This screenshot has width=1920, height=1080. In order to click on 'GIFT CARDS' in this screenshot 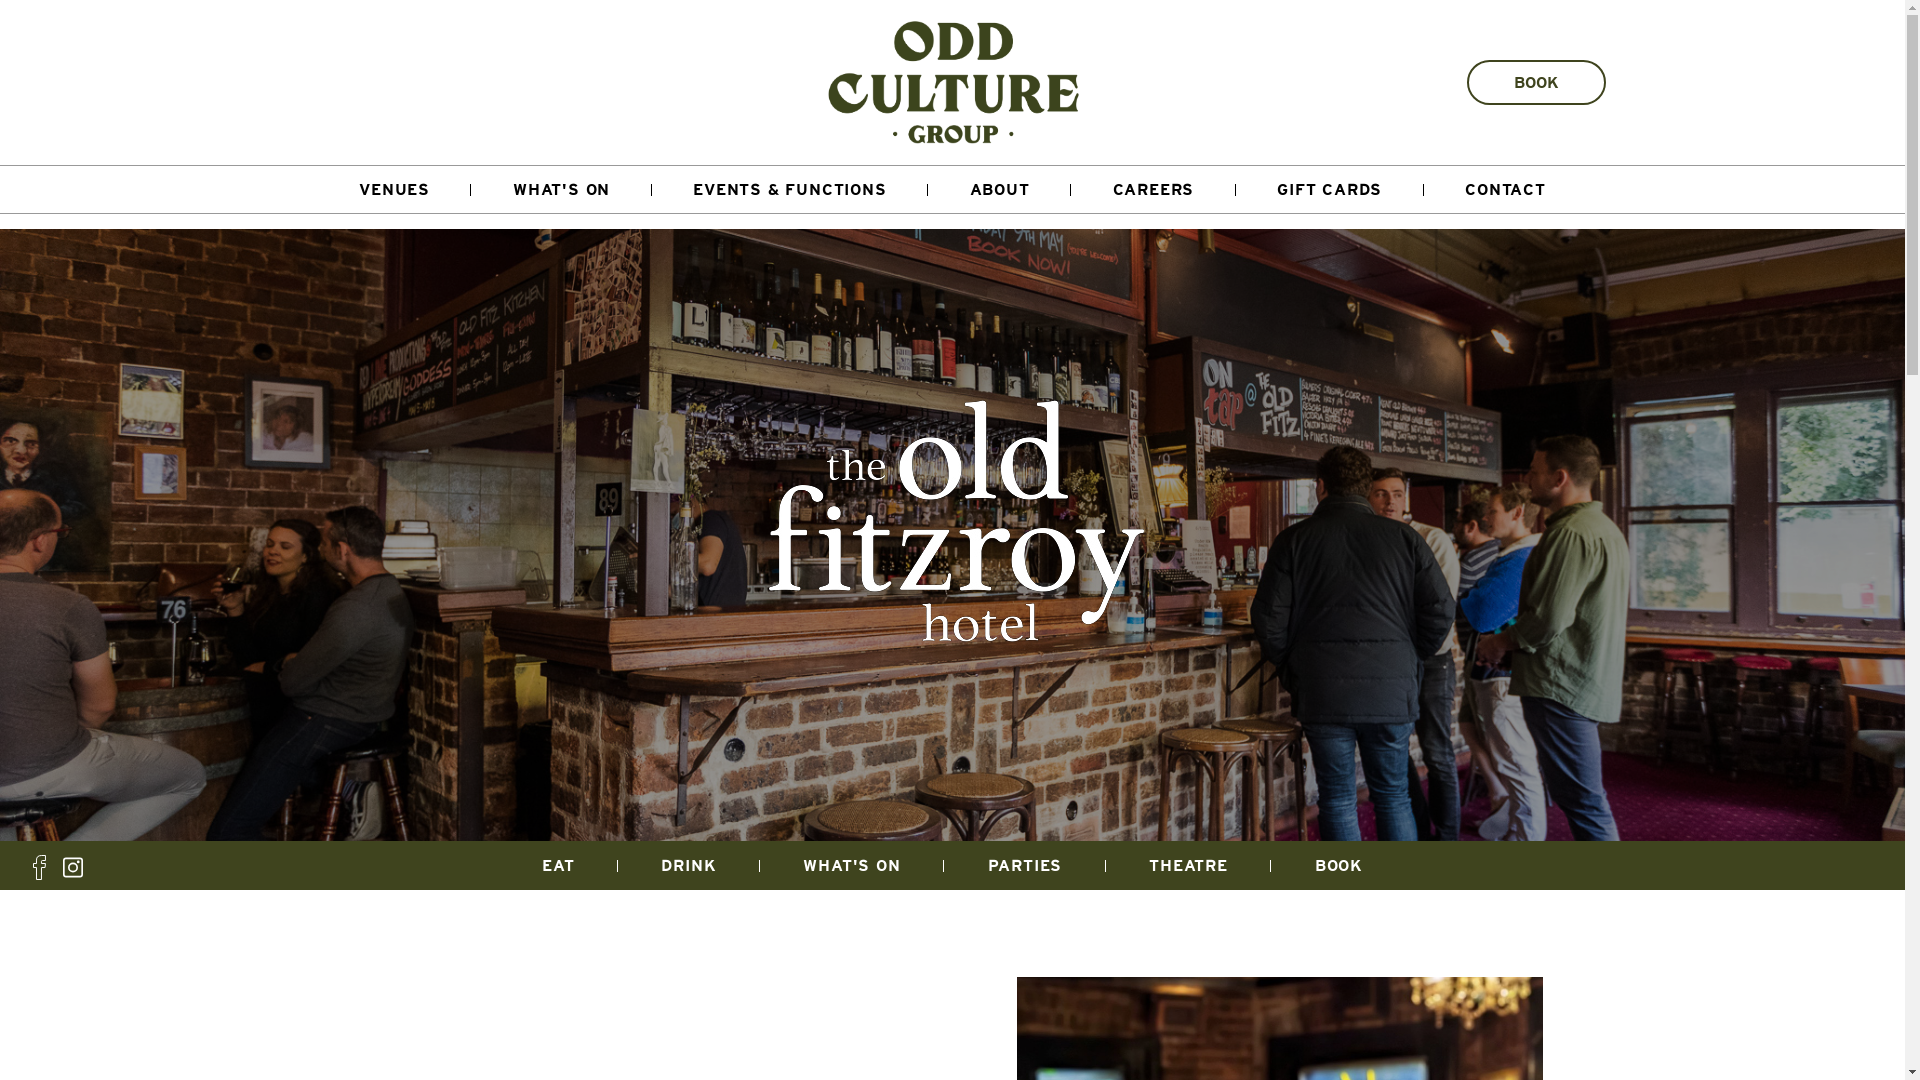, I will do `click(1235, 189)`.